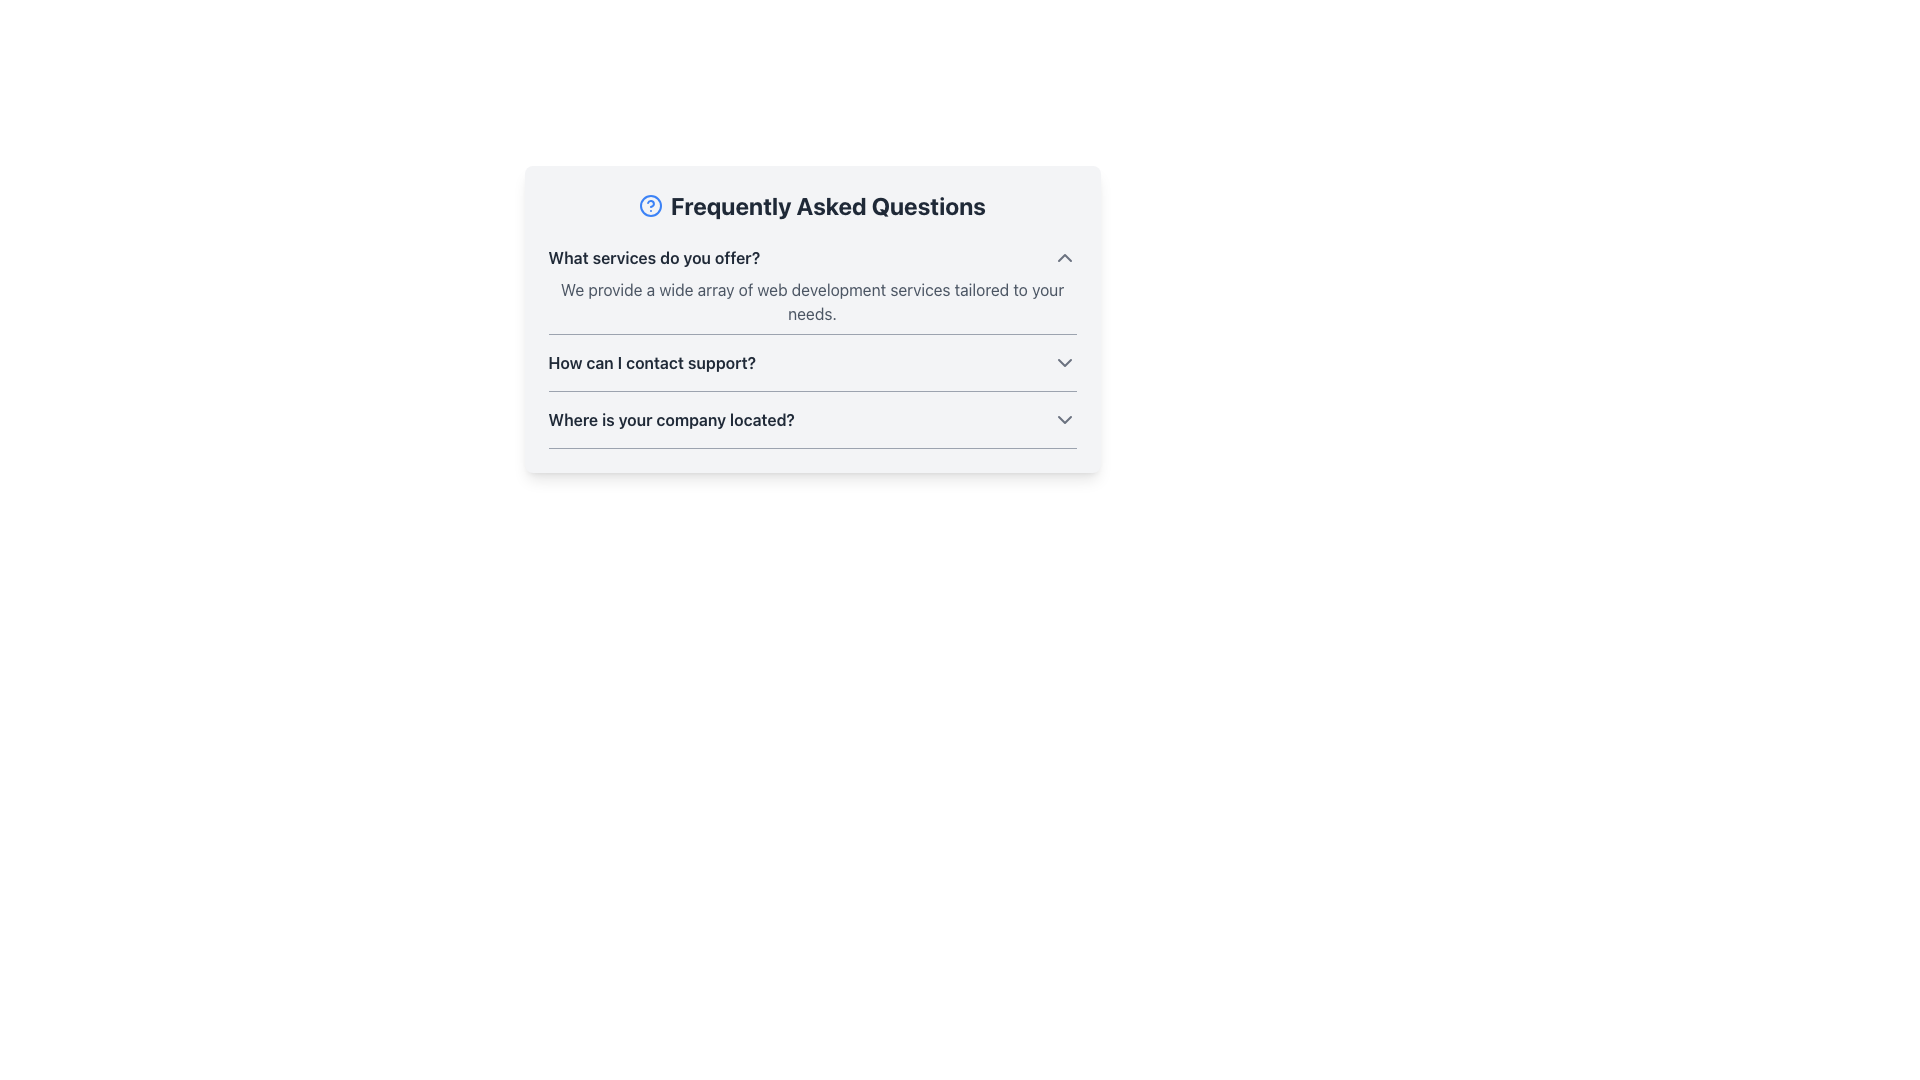 The height and width of the screenshot is (1080, 1920). Describe the element at coordinates (812, 371) in the screenshot. I see `the second Collapsible FAQ Item labeled 'How can I contact support?'` at that location.